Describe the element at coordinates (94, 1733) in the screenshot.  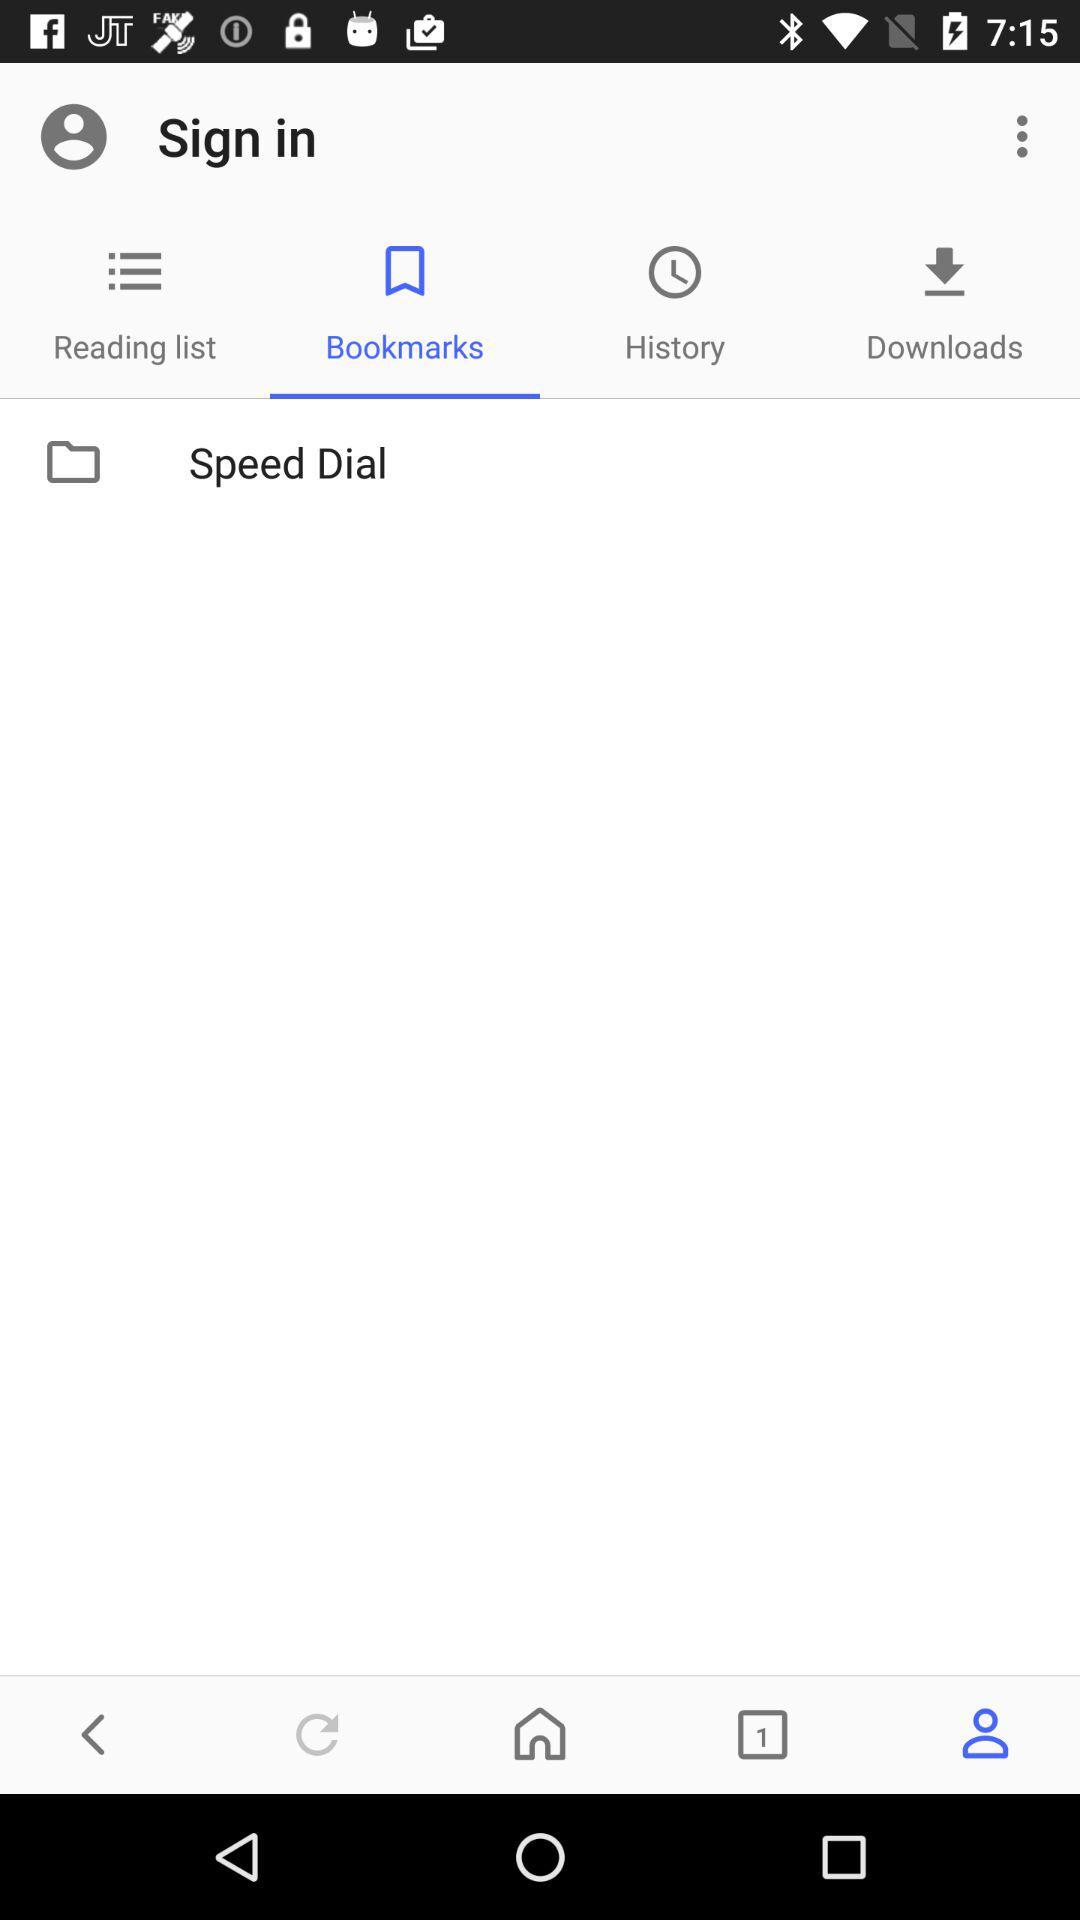
I see `the arrow_backward icon` at that location.